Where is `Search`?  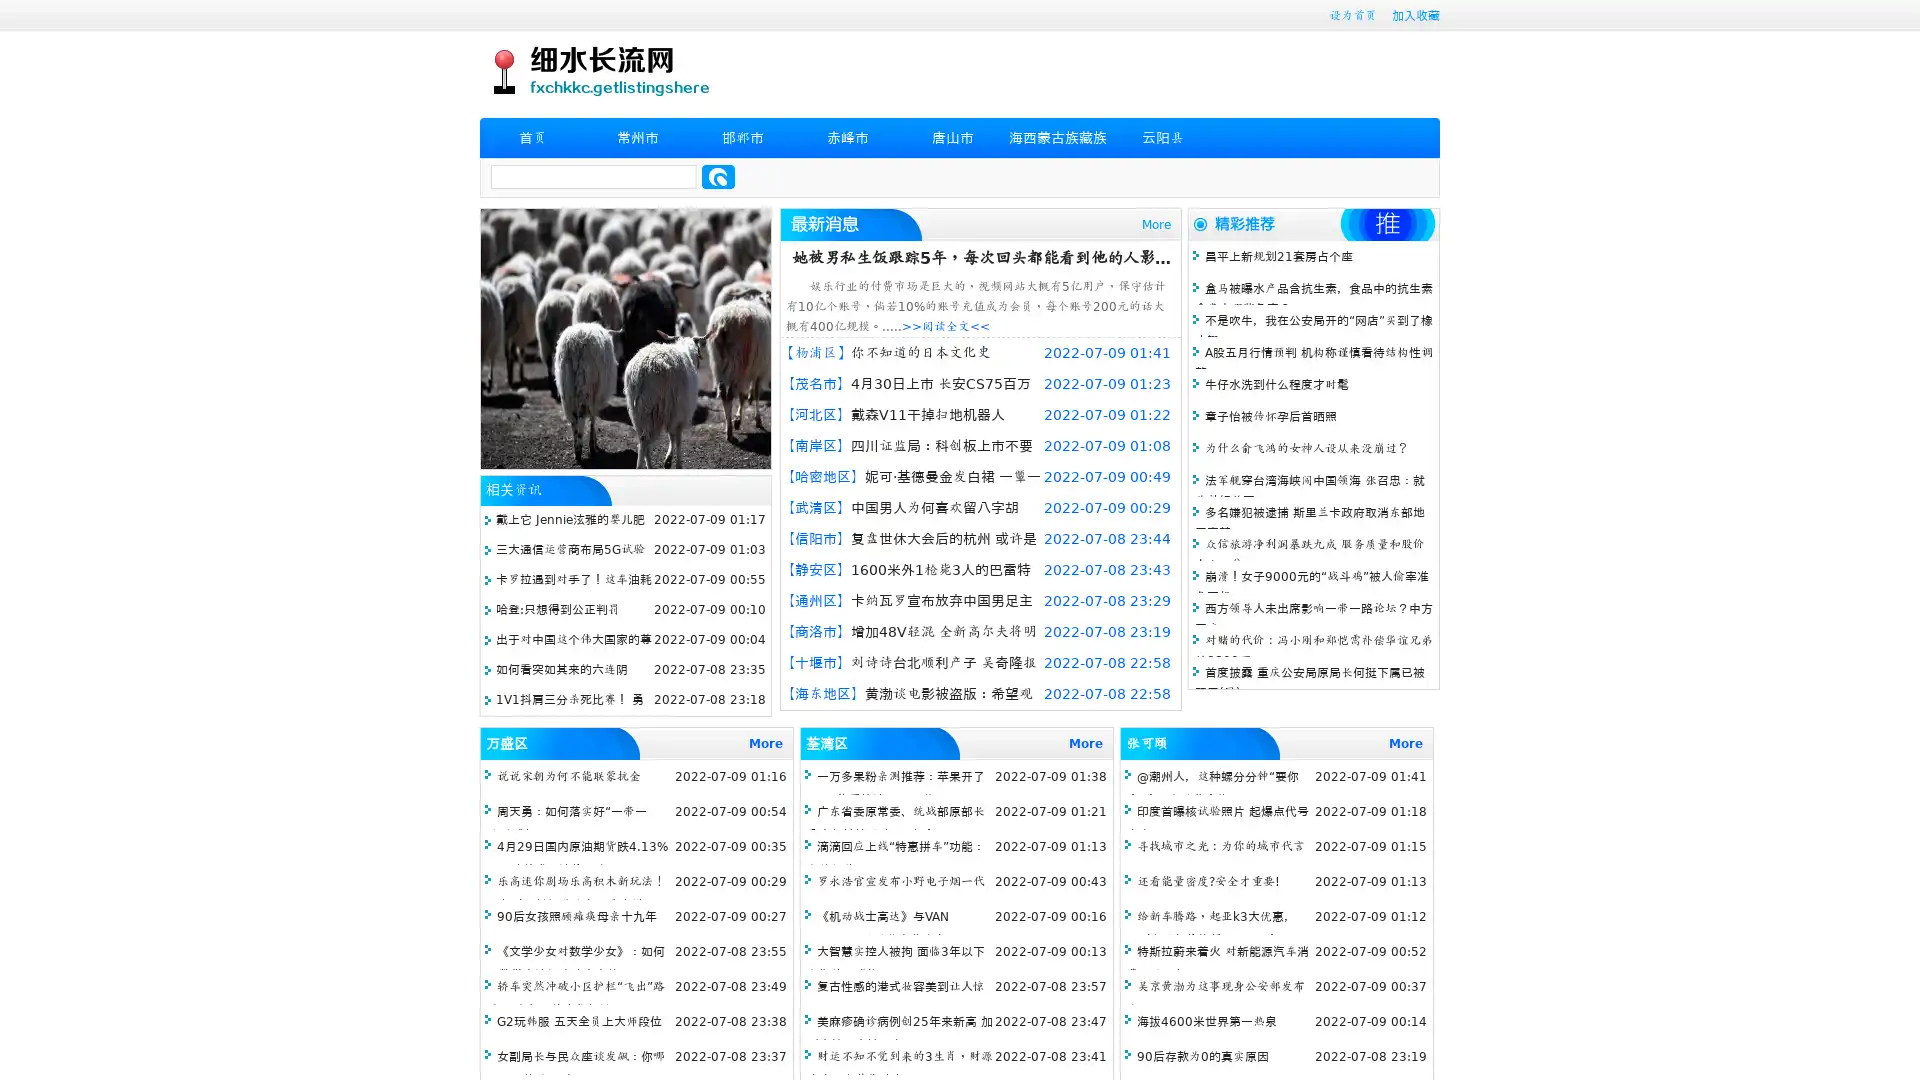 Search is located at coordinates (718, 176).